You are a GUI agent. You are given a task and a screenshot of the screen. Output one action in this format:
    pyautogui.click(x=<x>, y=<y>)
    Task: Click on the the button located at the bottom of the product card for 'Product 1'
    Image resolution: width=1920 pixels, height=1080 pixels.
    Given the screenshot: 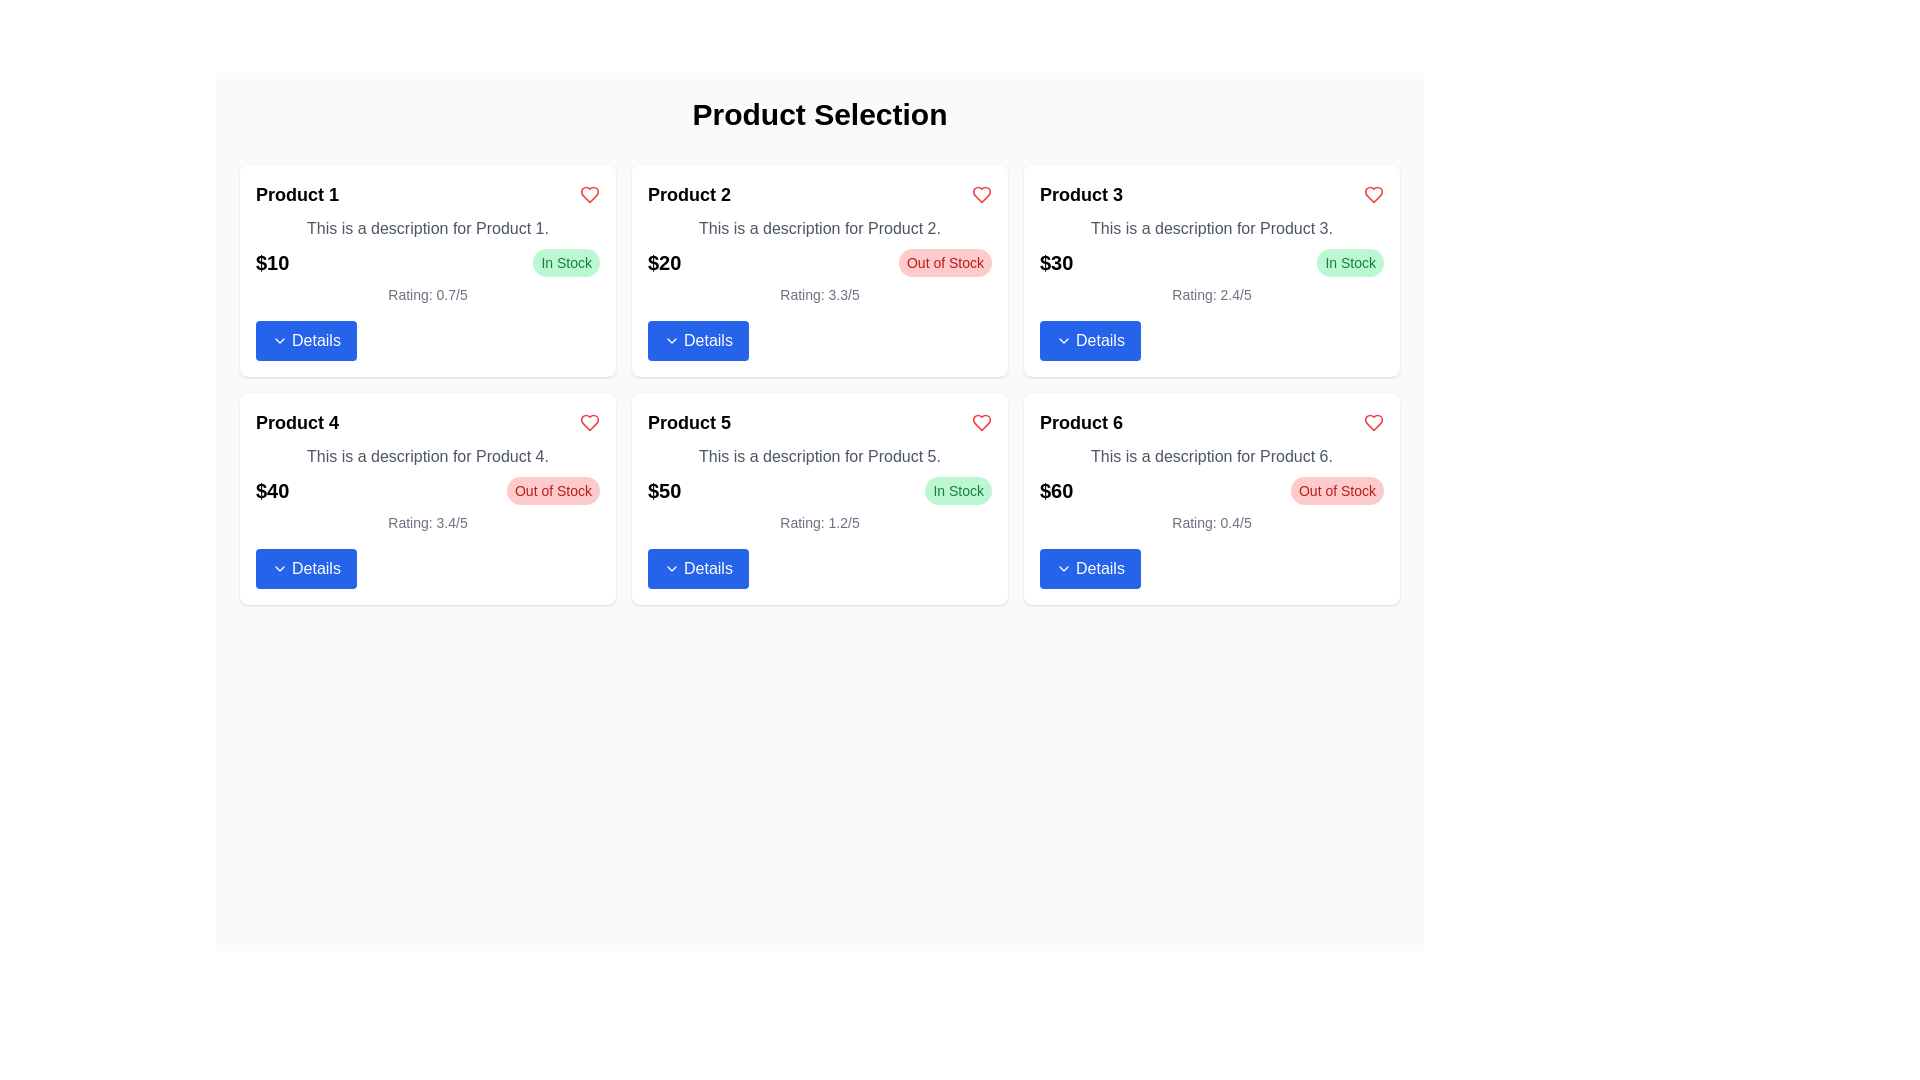 What is the action you would take?
    pyautogui.click(x=305, y=339)
    